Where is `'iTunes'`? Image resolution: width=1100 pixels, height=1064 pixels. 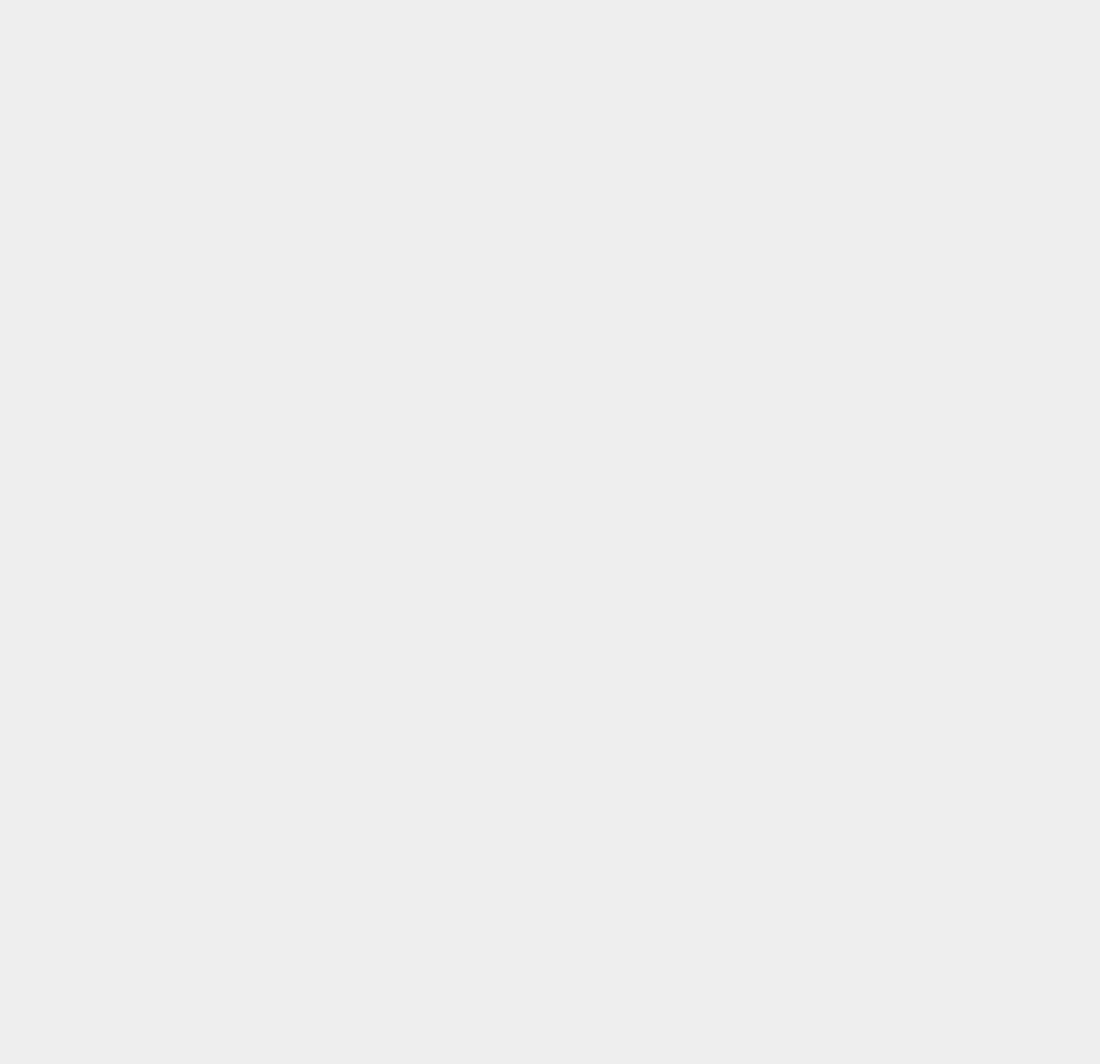
'iTunes' is located at coordinates (798, 62).